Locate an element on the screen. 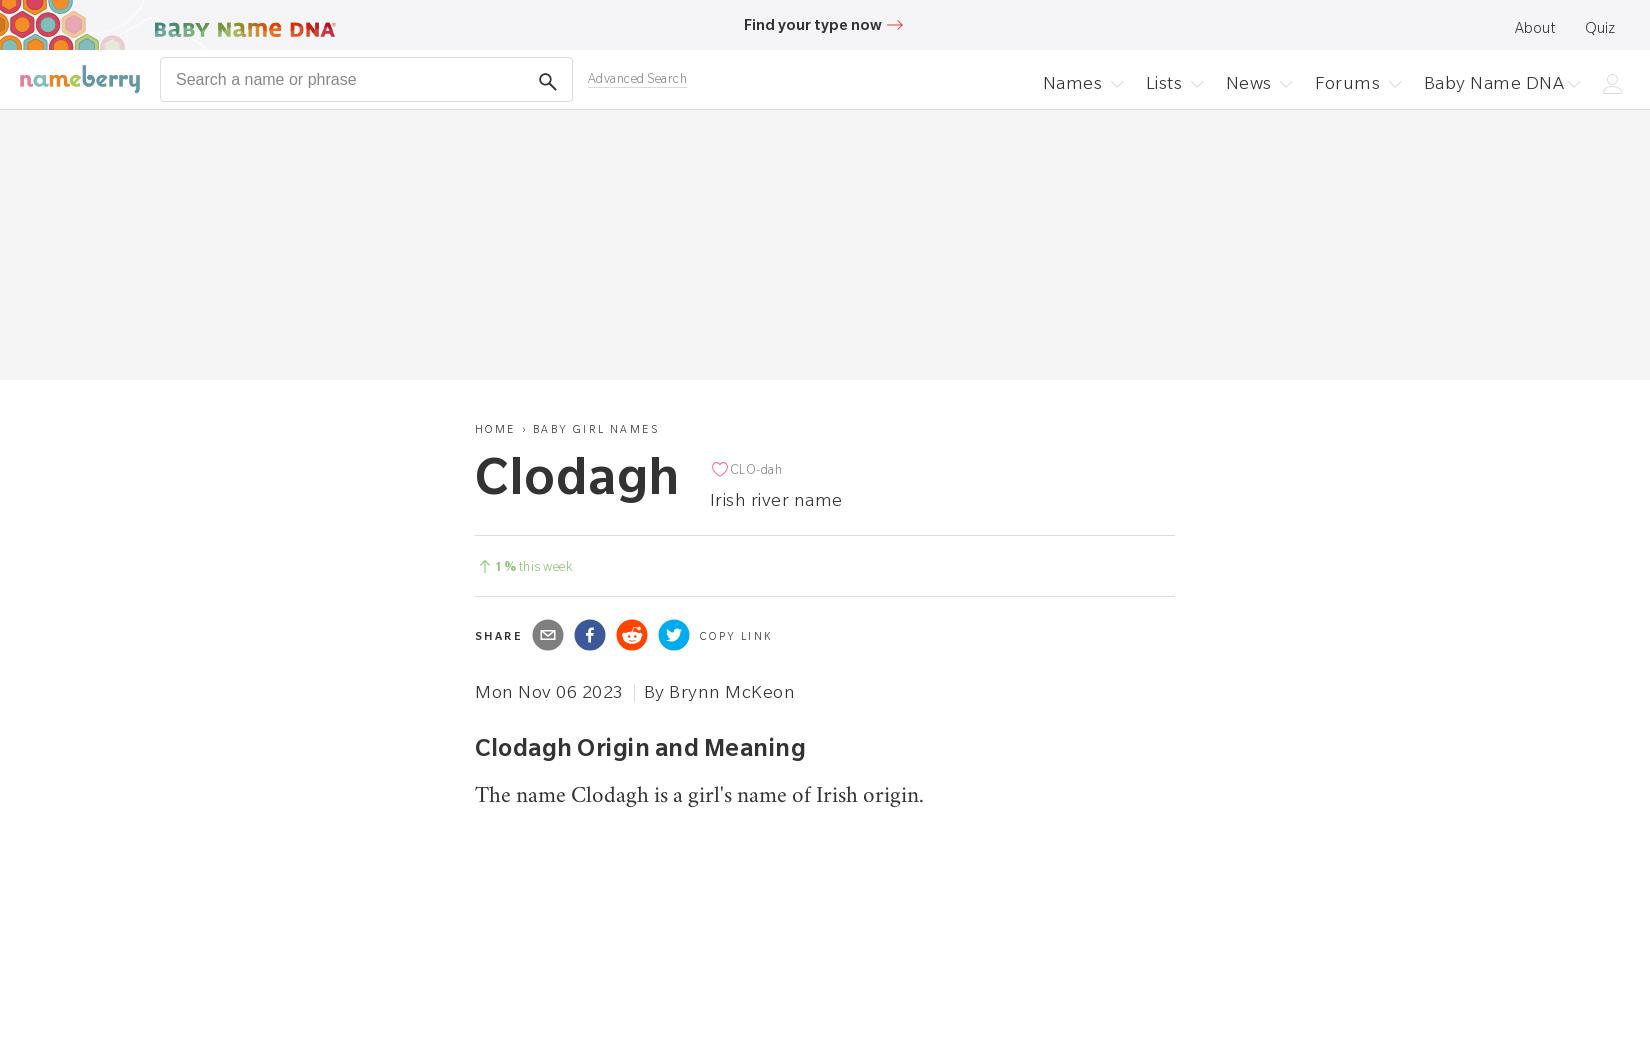 The image size is (1650, 1037). 'Baby Girl Names' is located at coordinates (594, 428).